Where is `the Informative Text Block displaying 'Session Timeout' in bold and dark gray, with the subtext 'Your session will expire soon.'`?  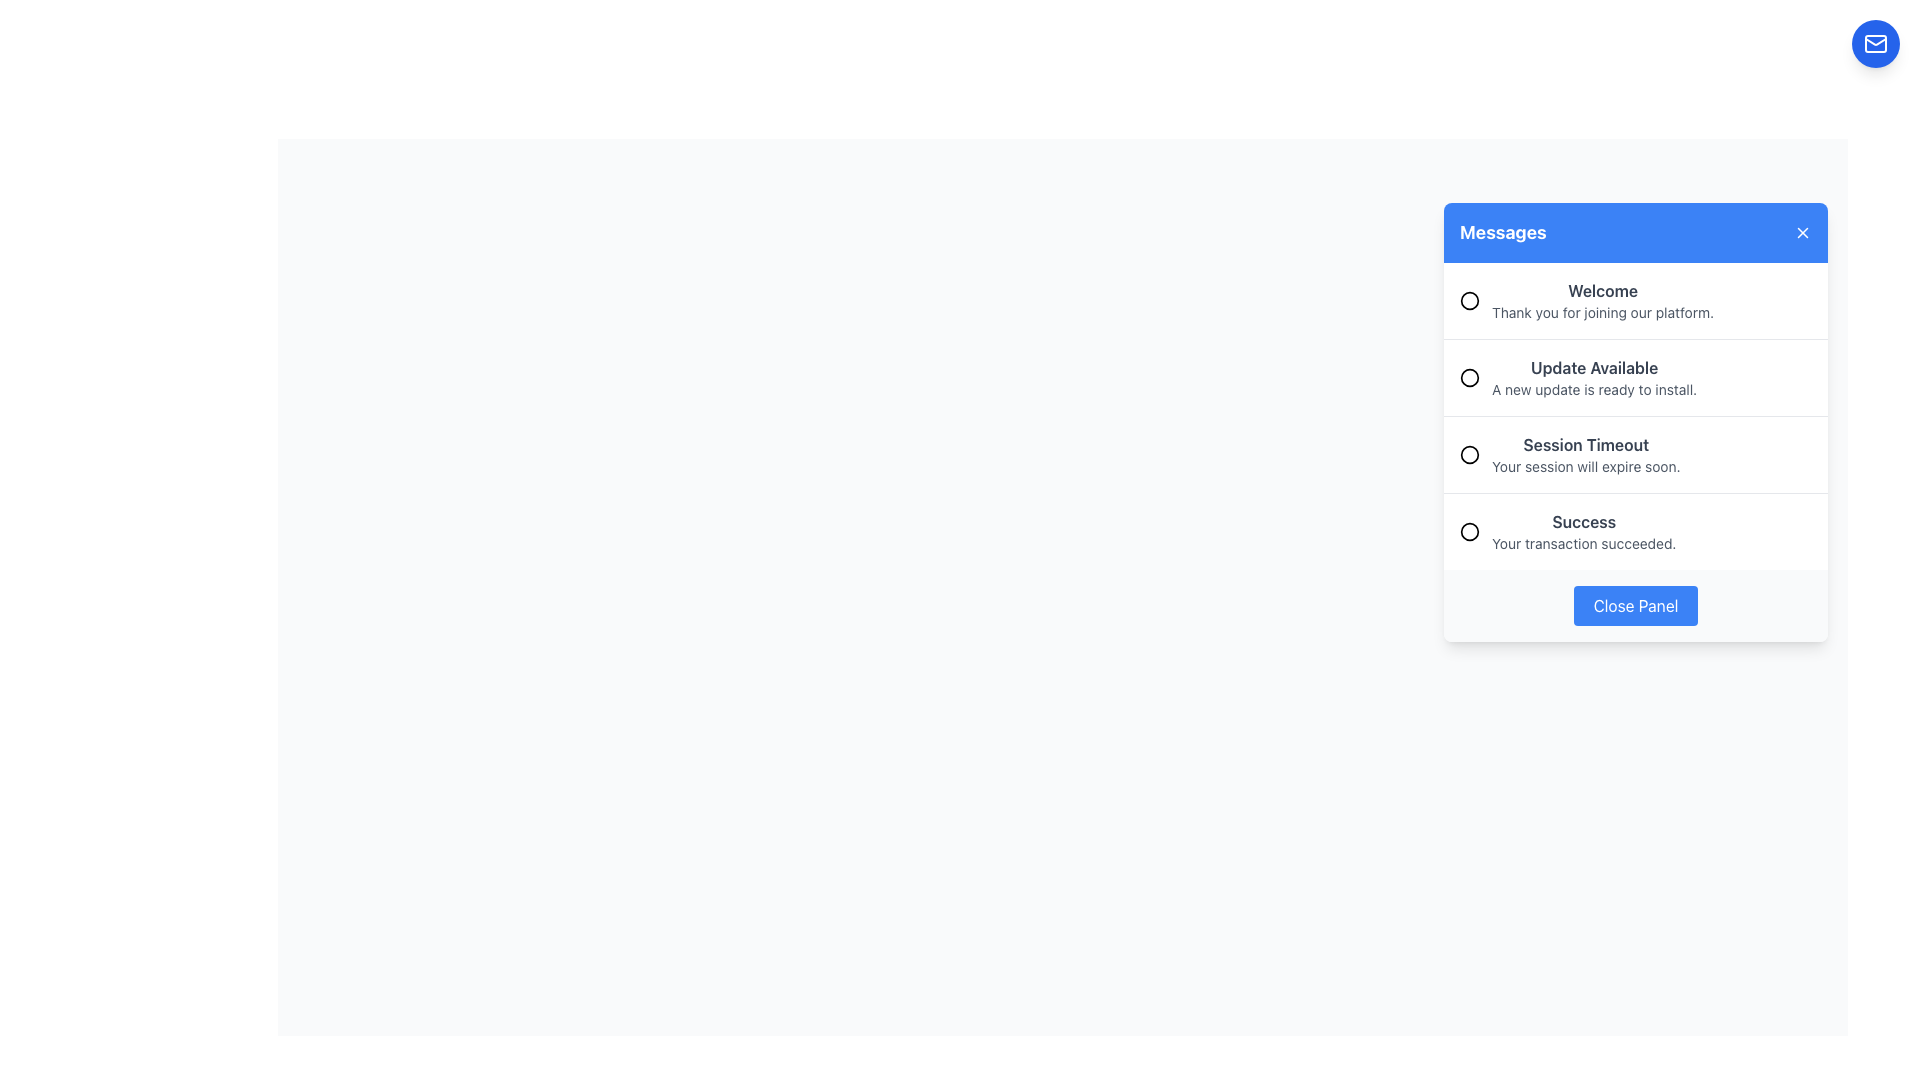 the Informative Text Block displaying 'Session Timeout' in bold and dark gray, with the subtext 'Your session will expire soon.' is located at coordinates (1585, 455).